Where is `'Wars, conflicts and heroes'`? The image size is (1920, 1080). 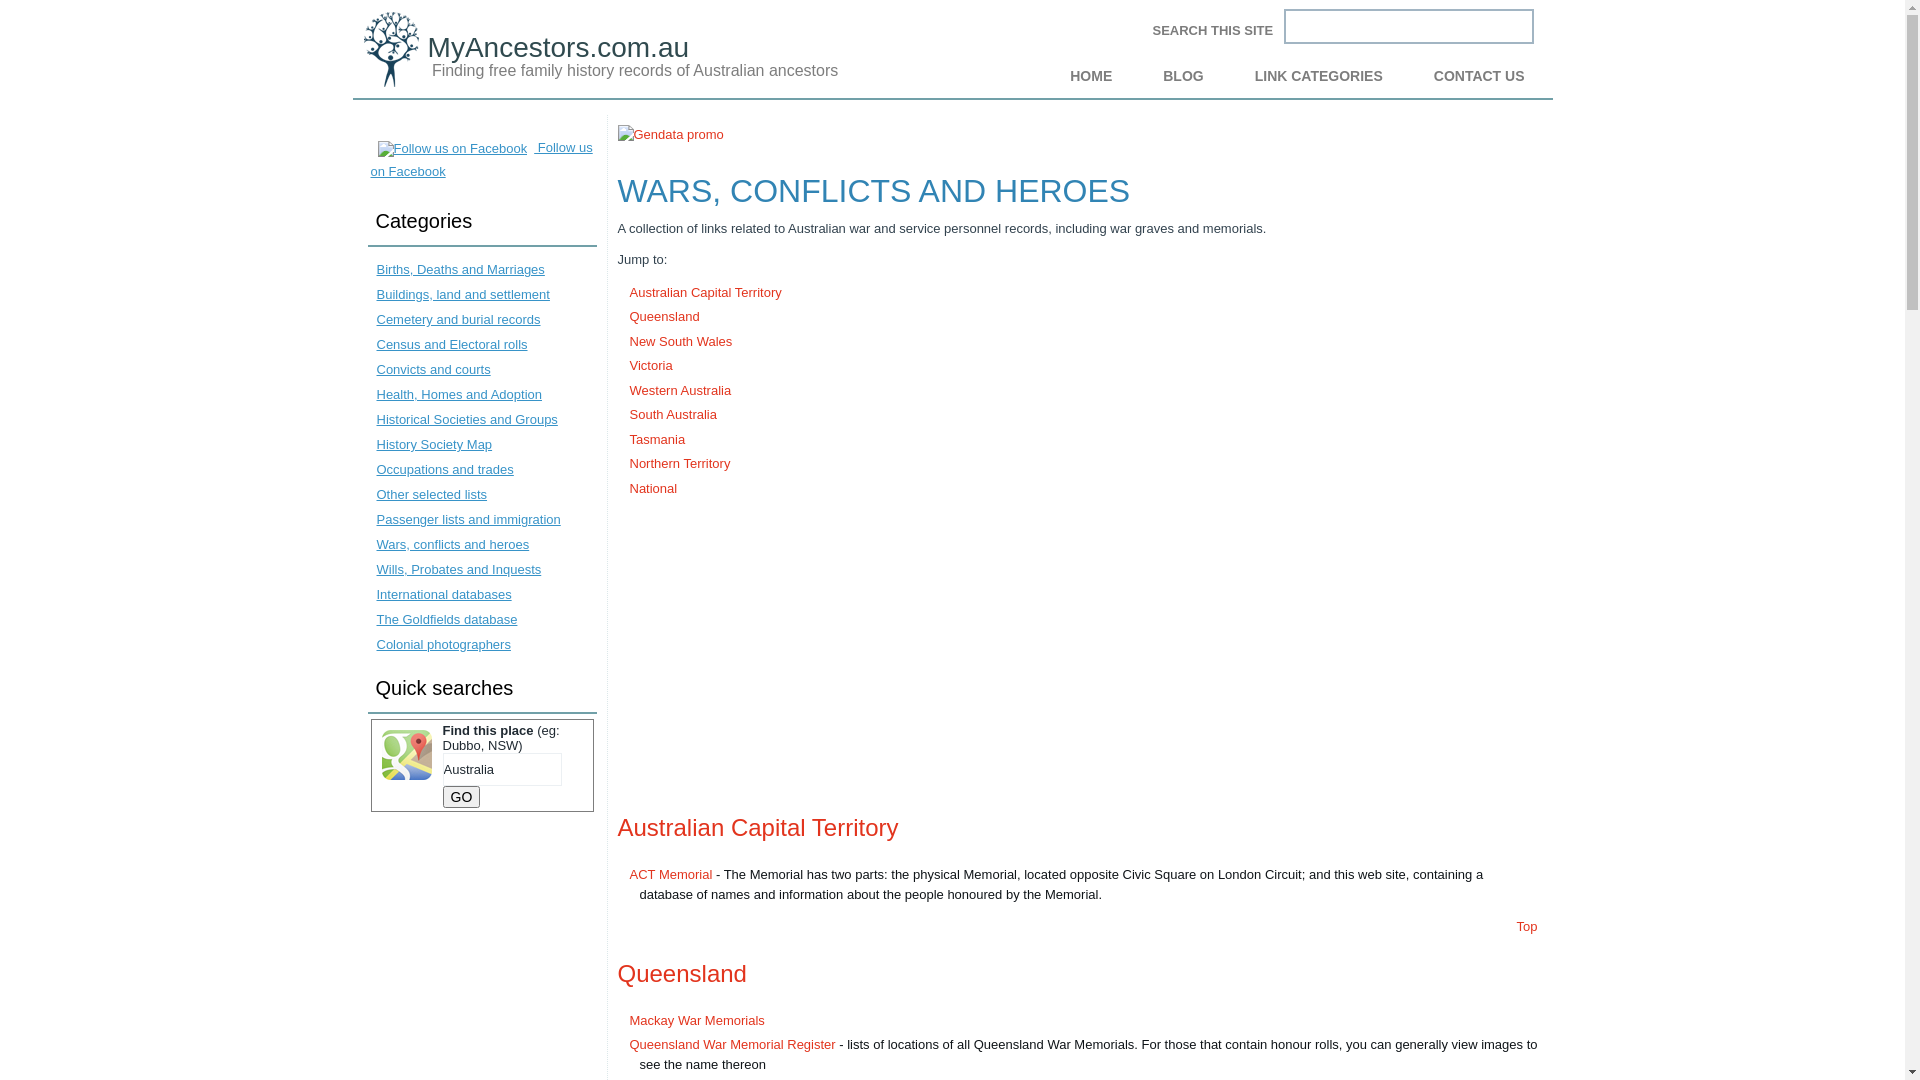
'Wars, conflicts and heroes' is located at coordinates (451, 544).